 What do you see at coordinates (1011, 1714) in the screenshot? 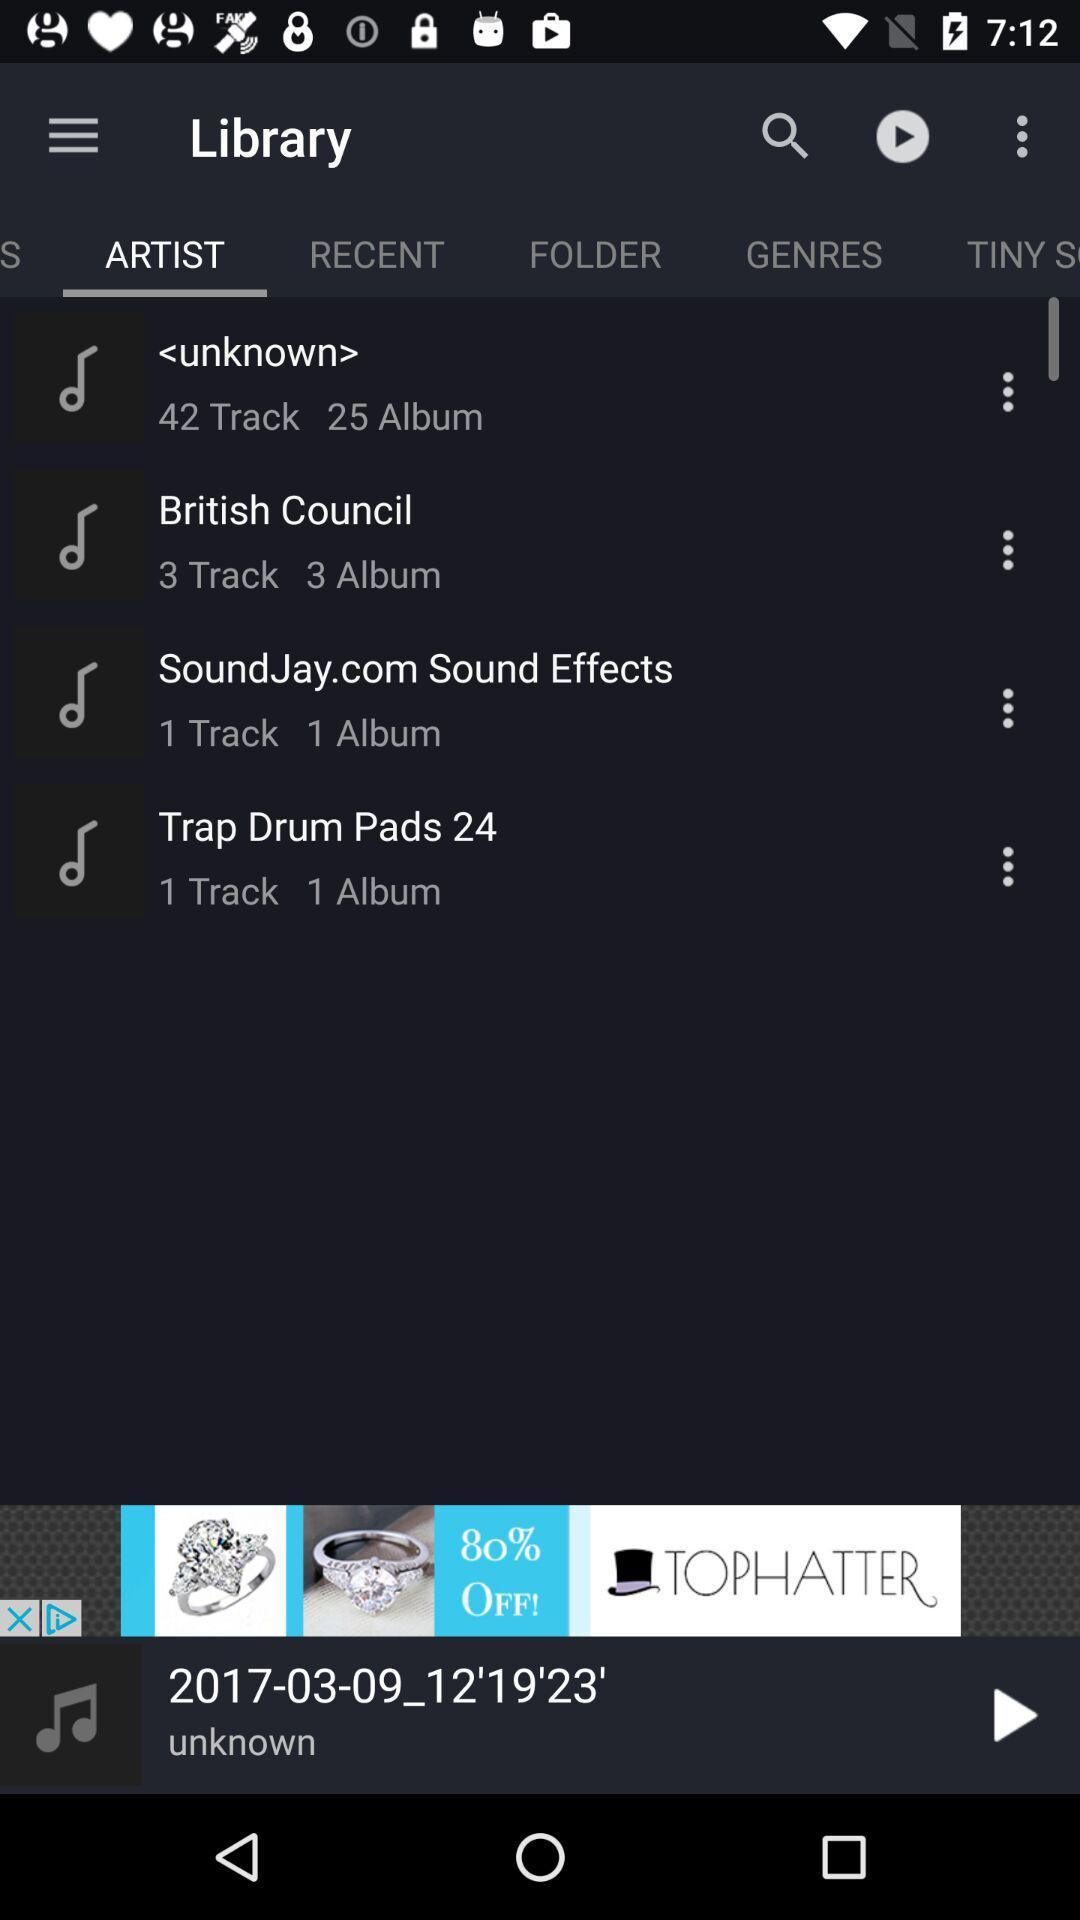
I see `the play icon` at bounding box center [1011, 1714].